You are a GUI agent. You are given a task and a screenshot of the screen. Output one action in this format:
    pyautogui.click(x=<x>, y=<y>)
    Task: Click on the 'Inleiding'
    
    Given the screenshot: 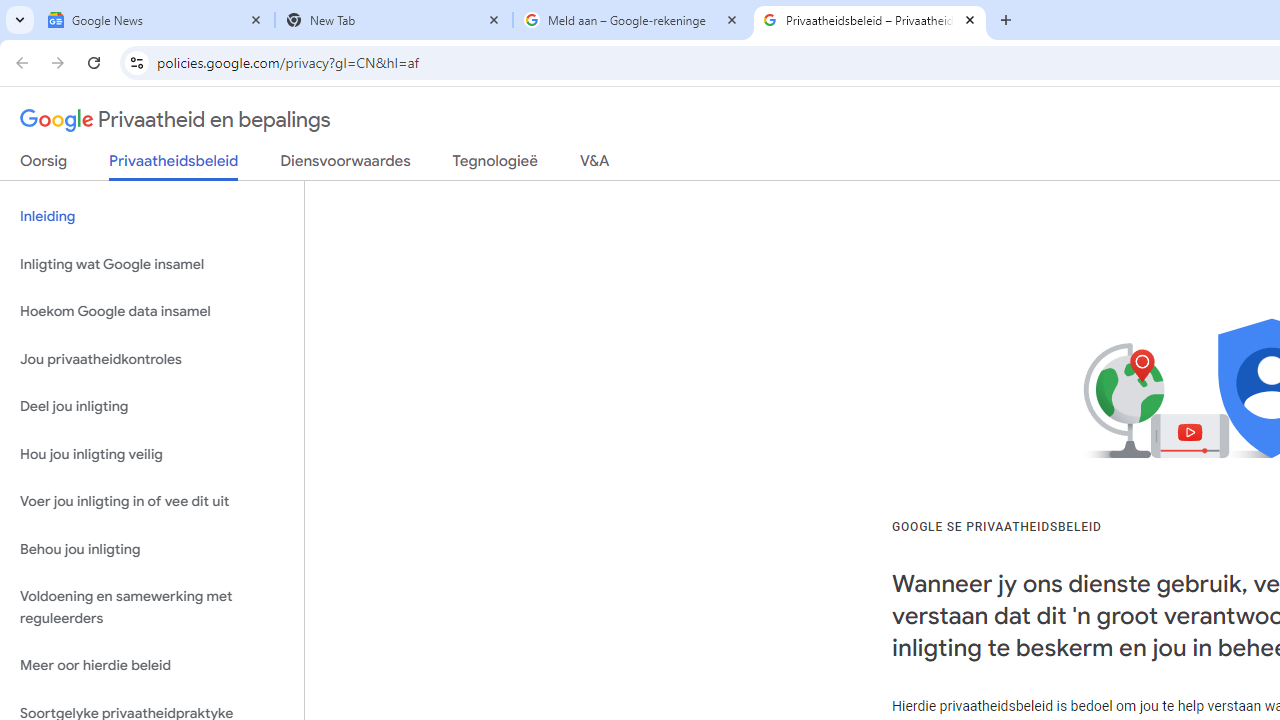 What is the action you would take?
    pyautogui.click(x=151, y=217)
    